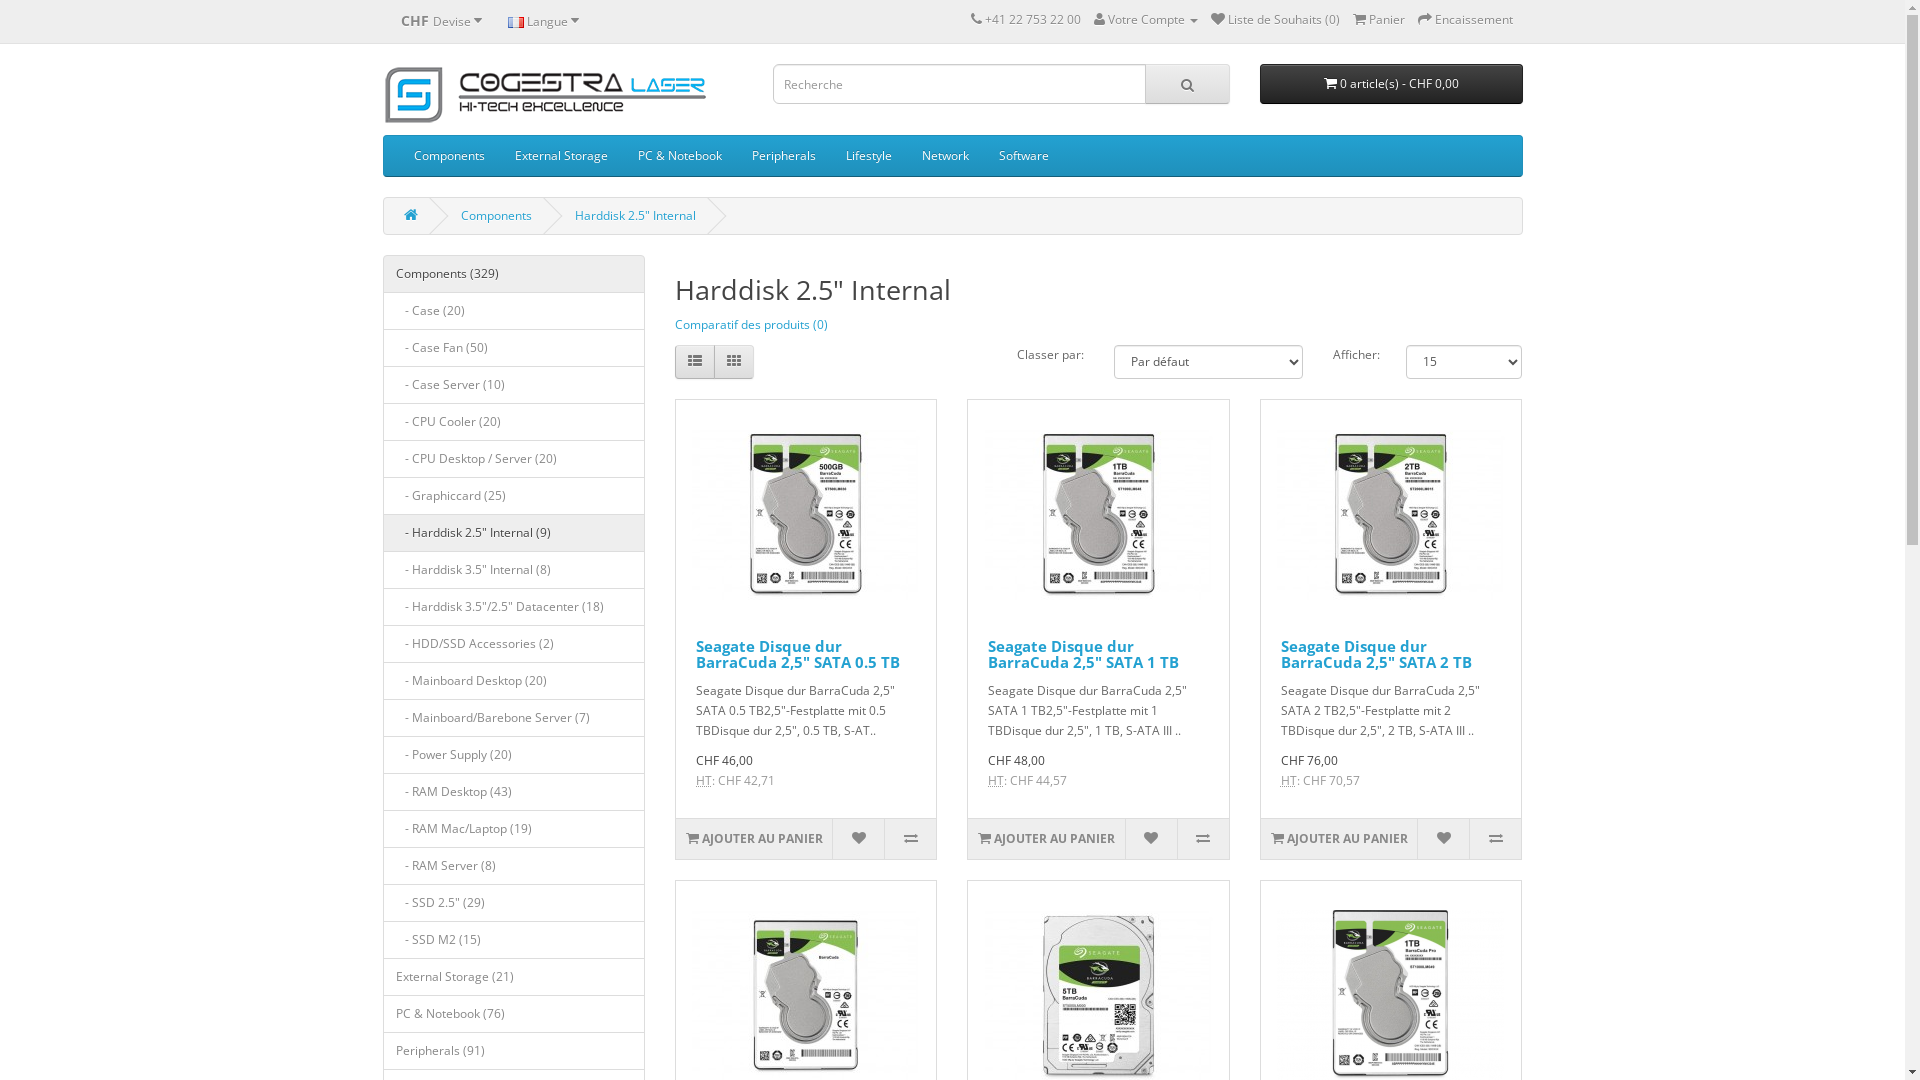 This screenshot has width=1920, height=1080. I want to click on '   - Mainboard Desktop (20)', so click(513, 680).